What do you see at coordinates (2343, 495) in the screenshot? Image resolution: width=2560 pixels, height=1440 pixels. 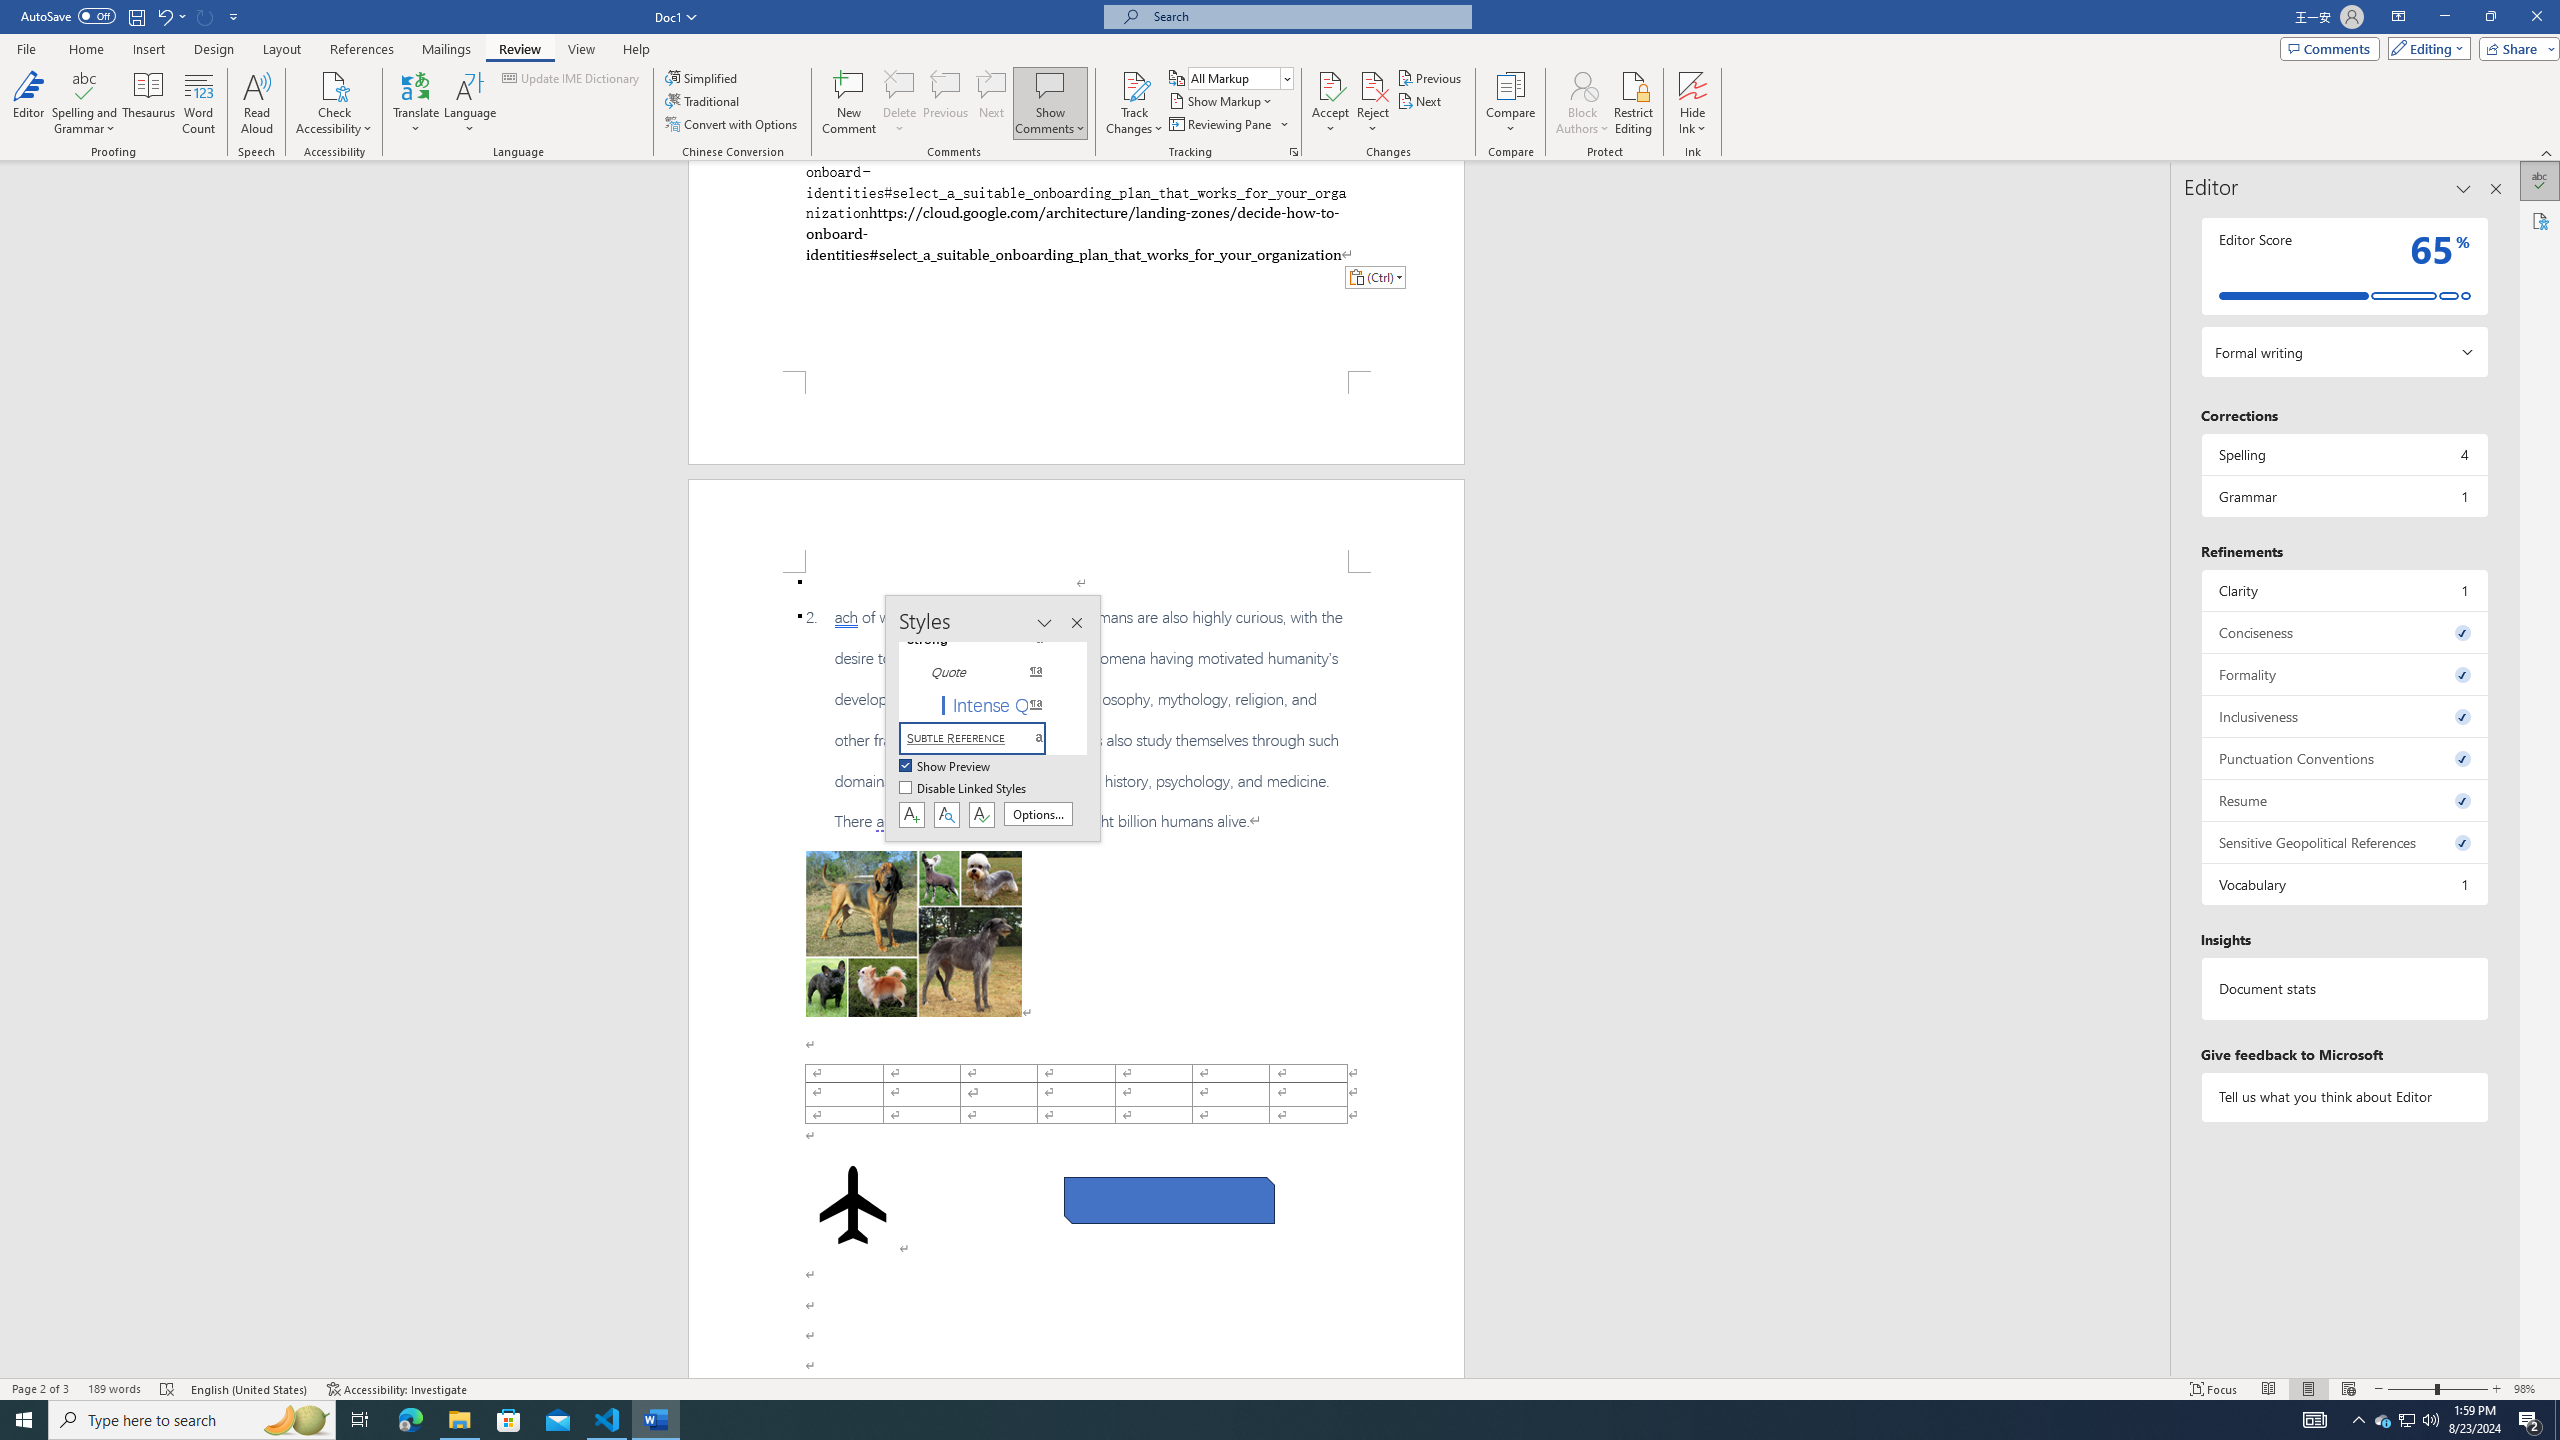 I see `'Grammar, 1 issue. Press space or enter to review items.'` at bounding box center [2343, 495].